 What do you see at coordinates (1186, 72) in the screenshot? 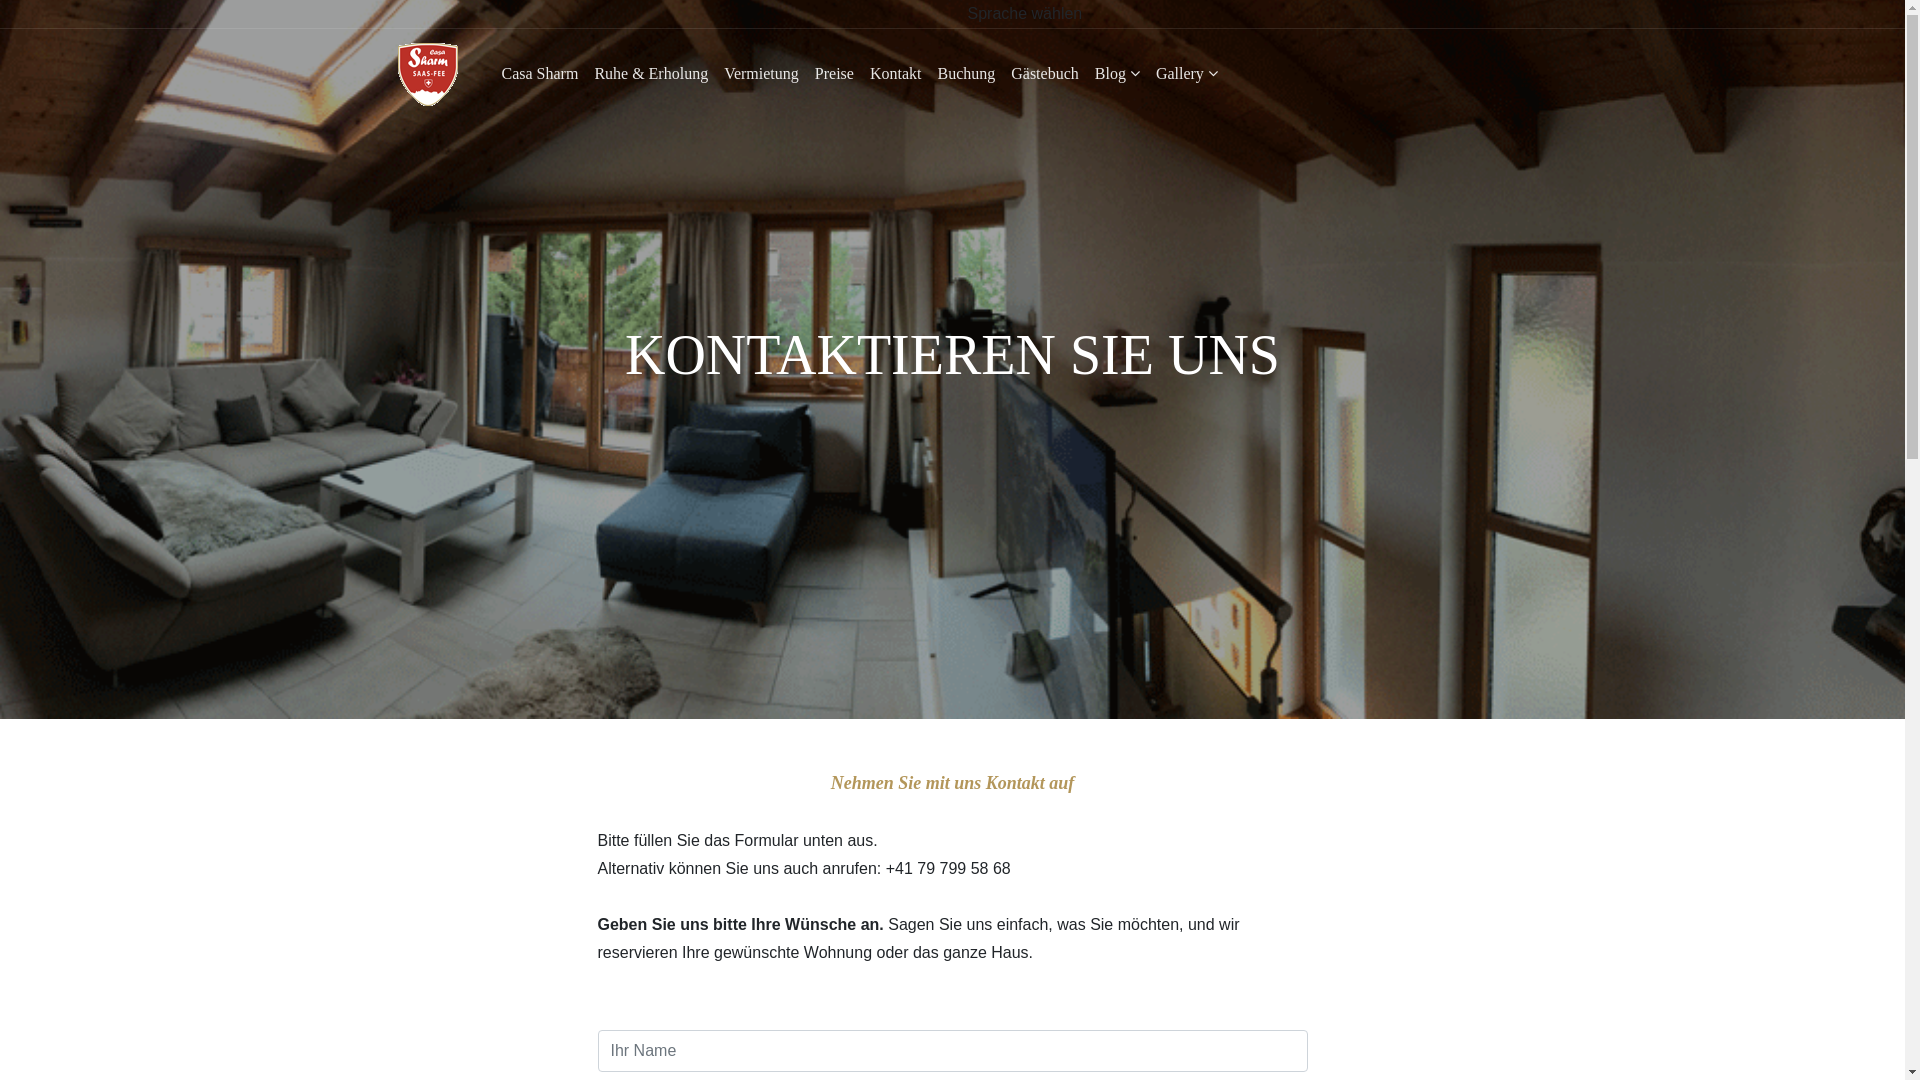
I see `'Gallery'` at bounding box center [1186, 72].